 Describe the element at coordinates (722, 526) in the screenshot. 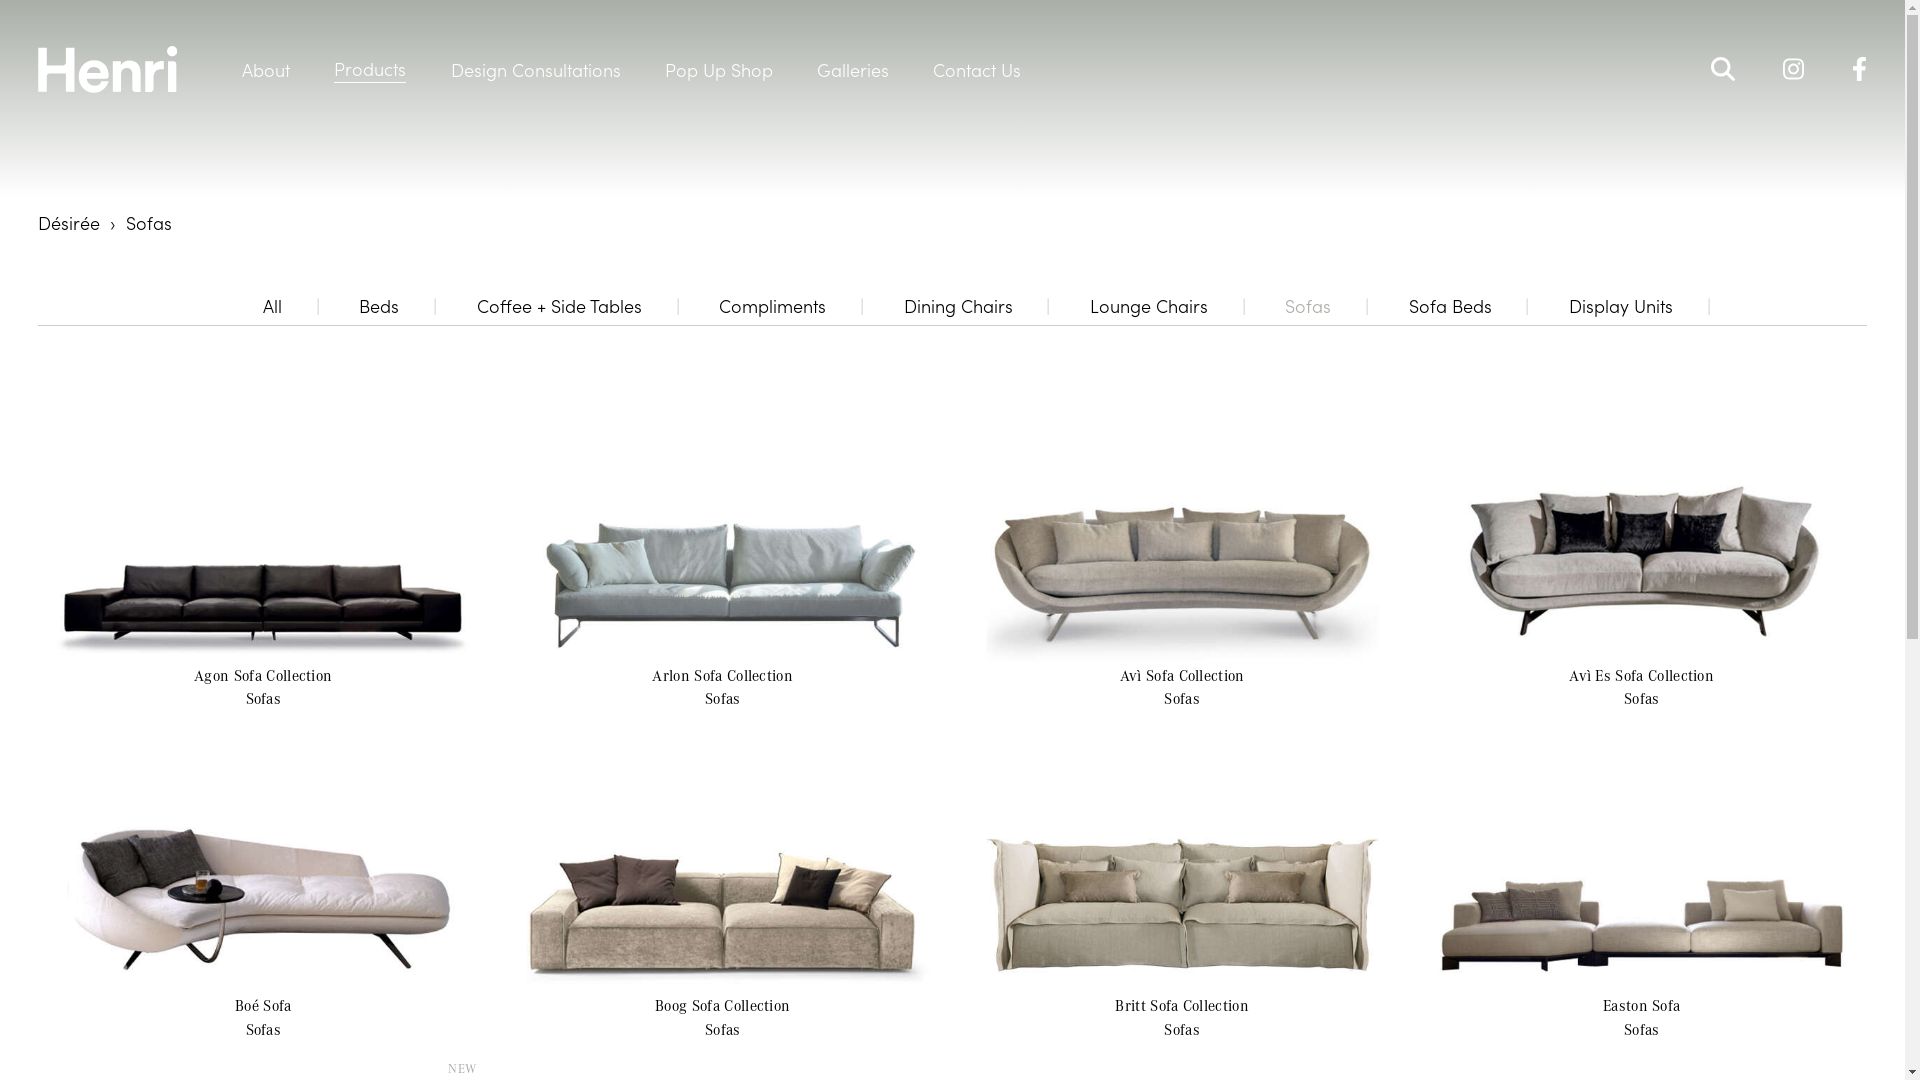

I see `'Arlon - Sofa Collection / Sofas'` at that location.